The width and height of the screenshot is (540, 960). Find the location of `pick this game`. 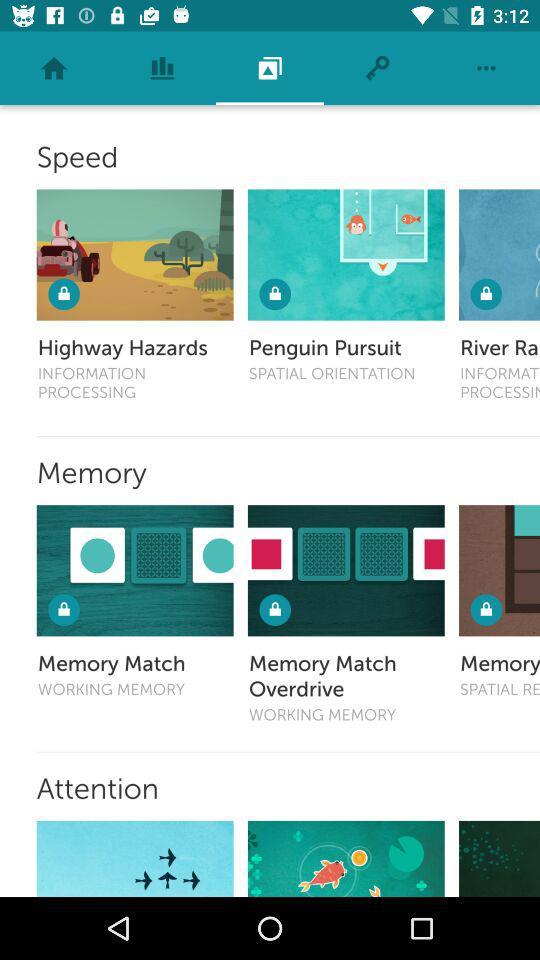

pick this game is located at coordinates (135, 570).